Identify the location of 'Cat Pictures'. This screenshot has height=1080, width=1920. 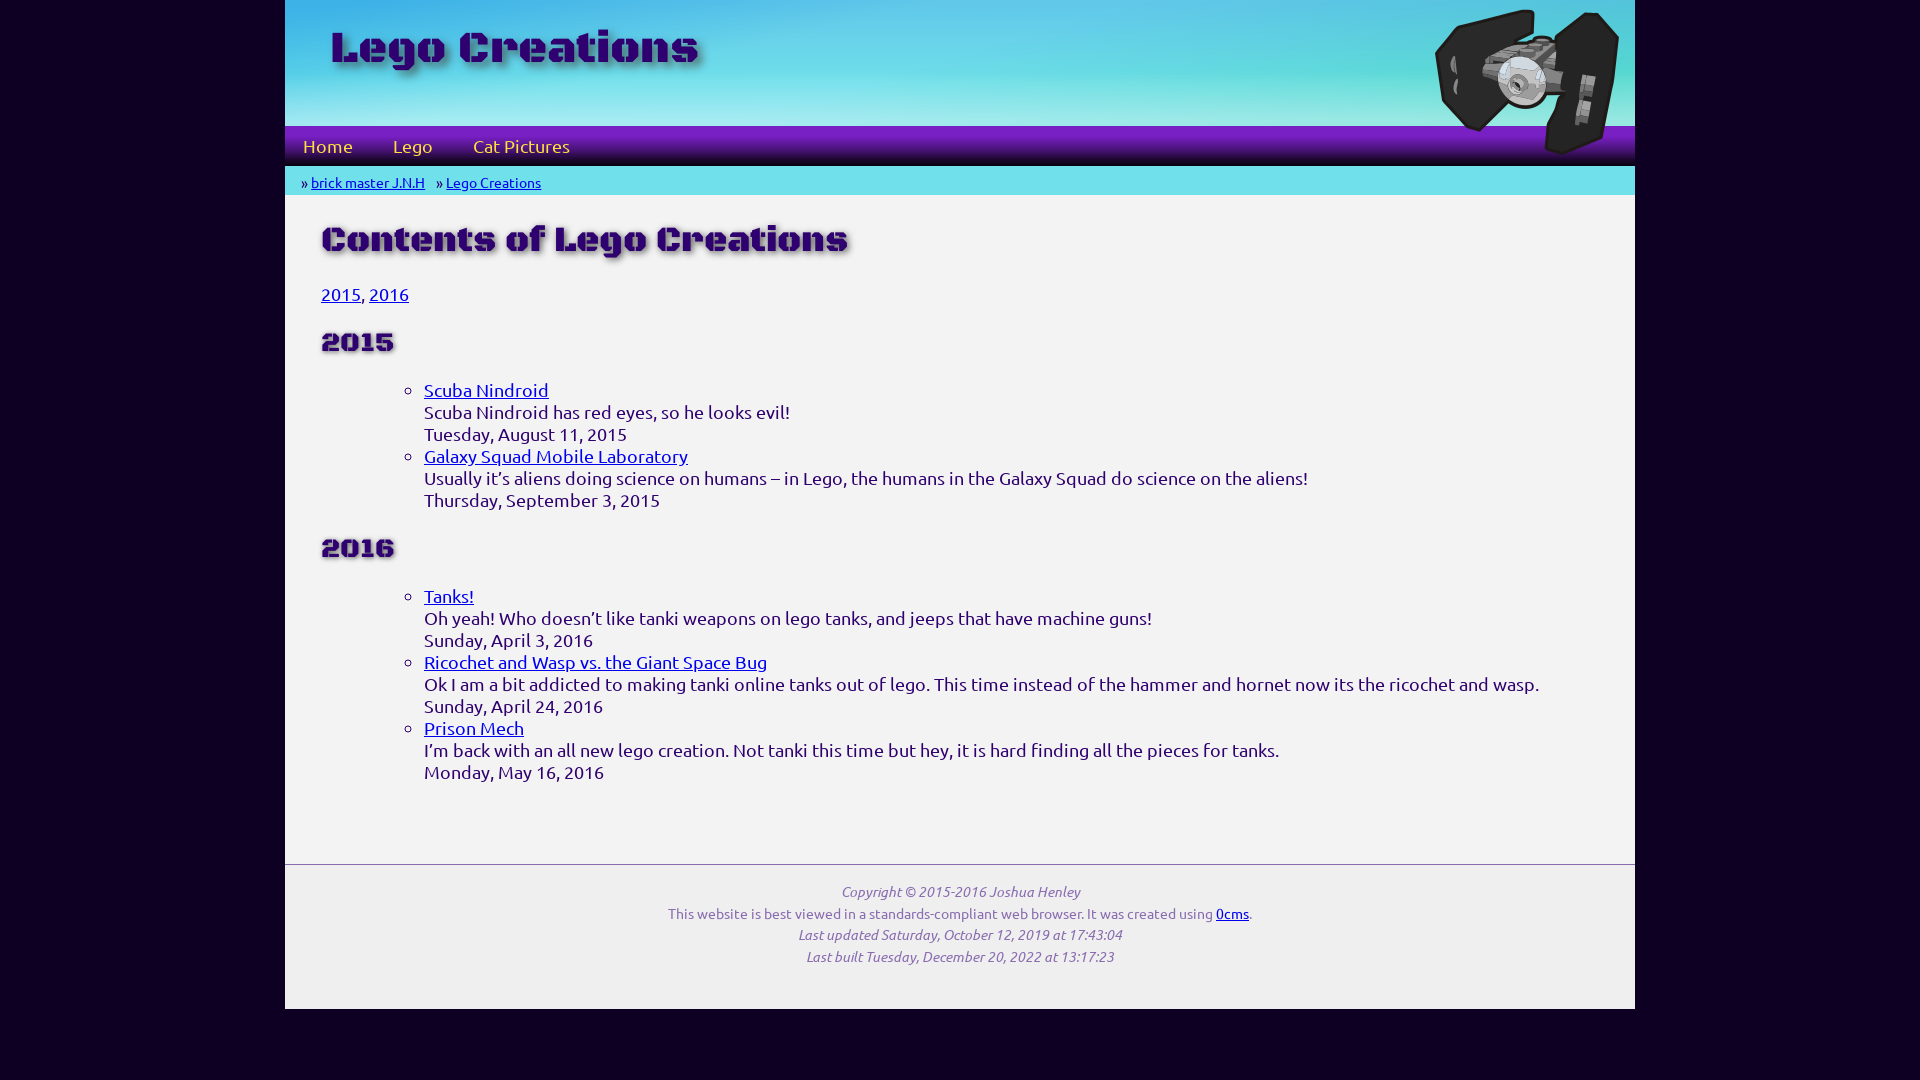
(521, 144).